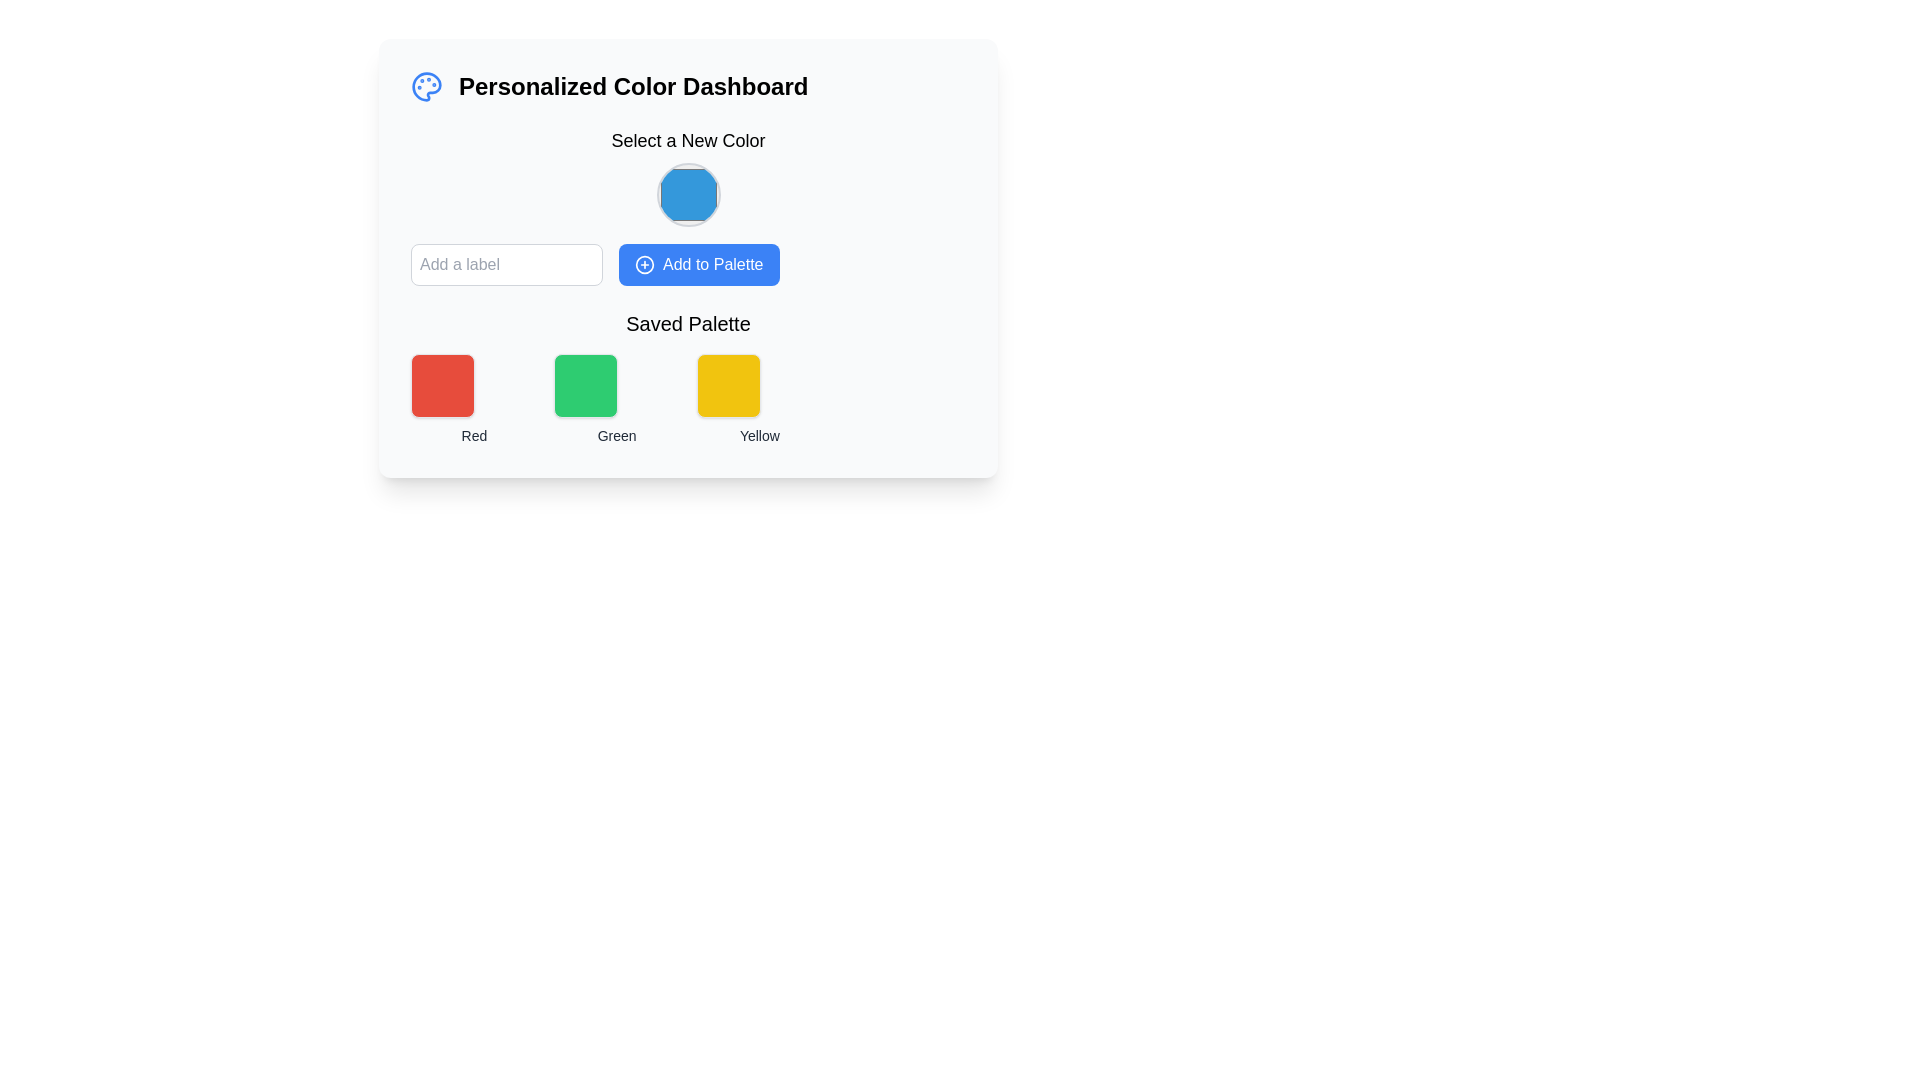 This screenshot has height=1080, width=1920. What do you see at coordinates (644, 264) in the screenshot?
I see `circular '+' icon within the 'Add to Palette' button for further details` at bounding box center [644, 264].